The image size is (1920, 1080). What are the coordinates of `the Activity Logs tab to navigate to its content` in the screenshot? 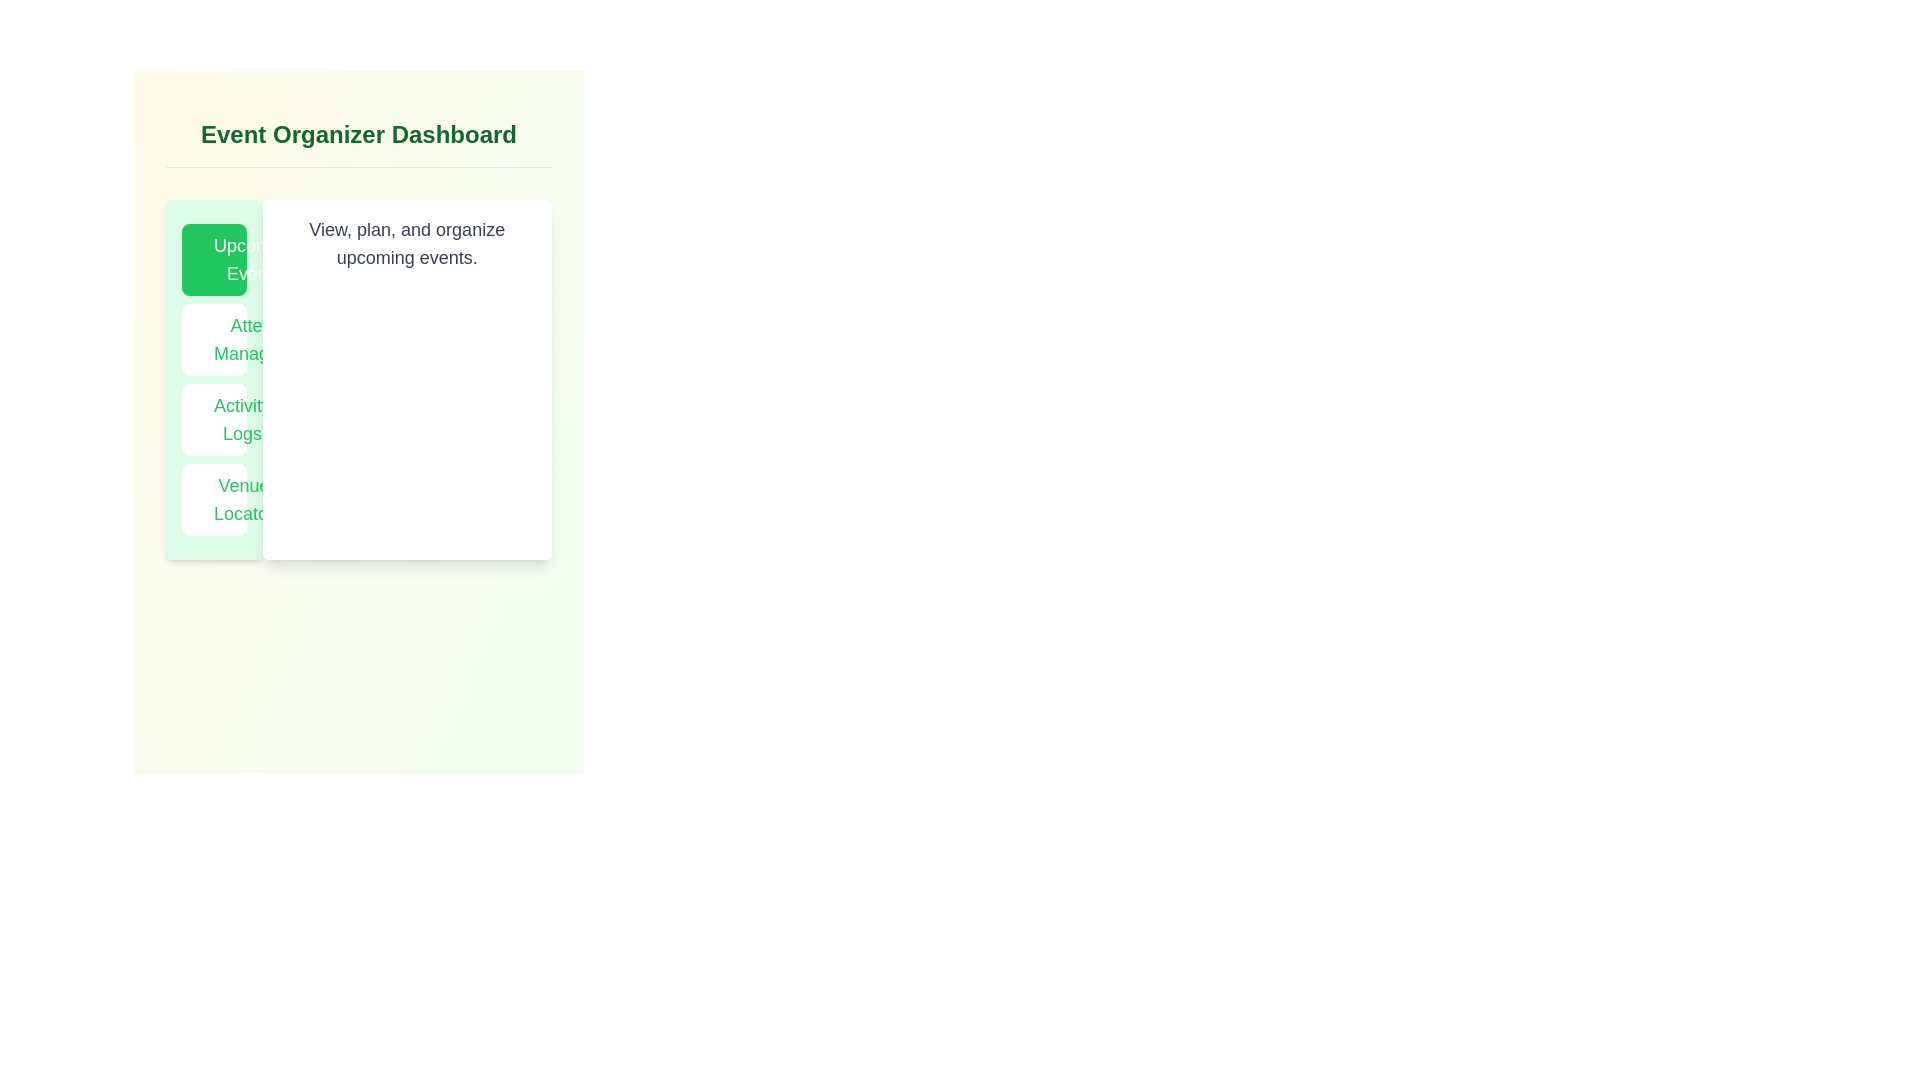 It's located at (214, 419).